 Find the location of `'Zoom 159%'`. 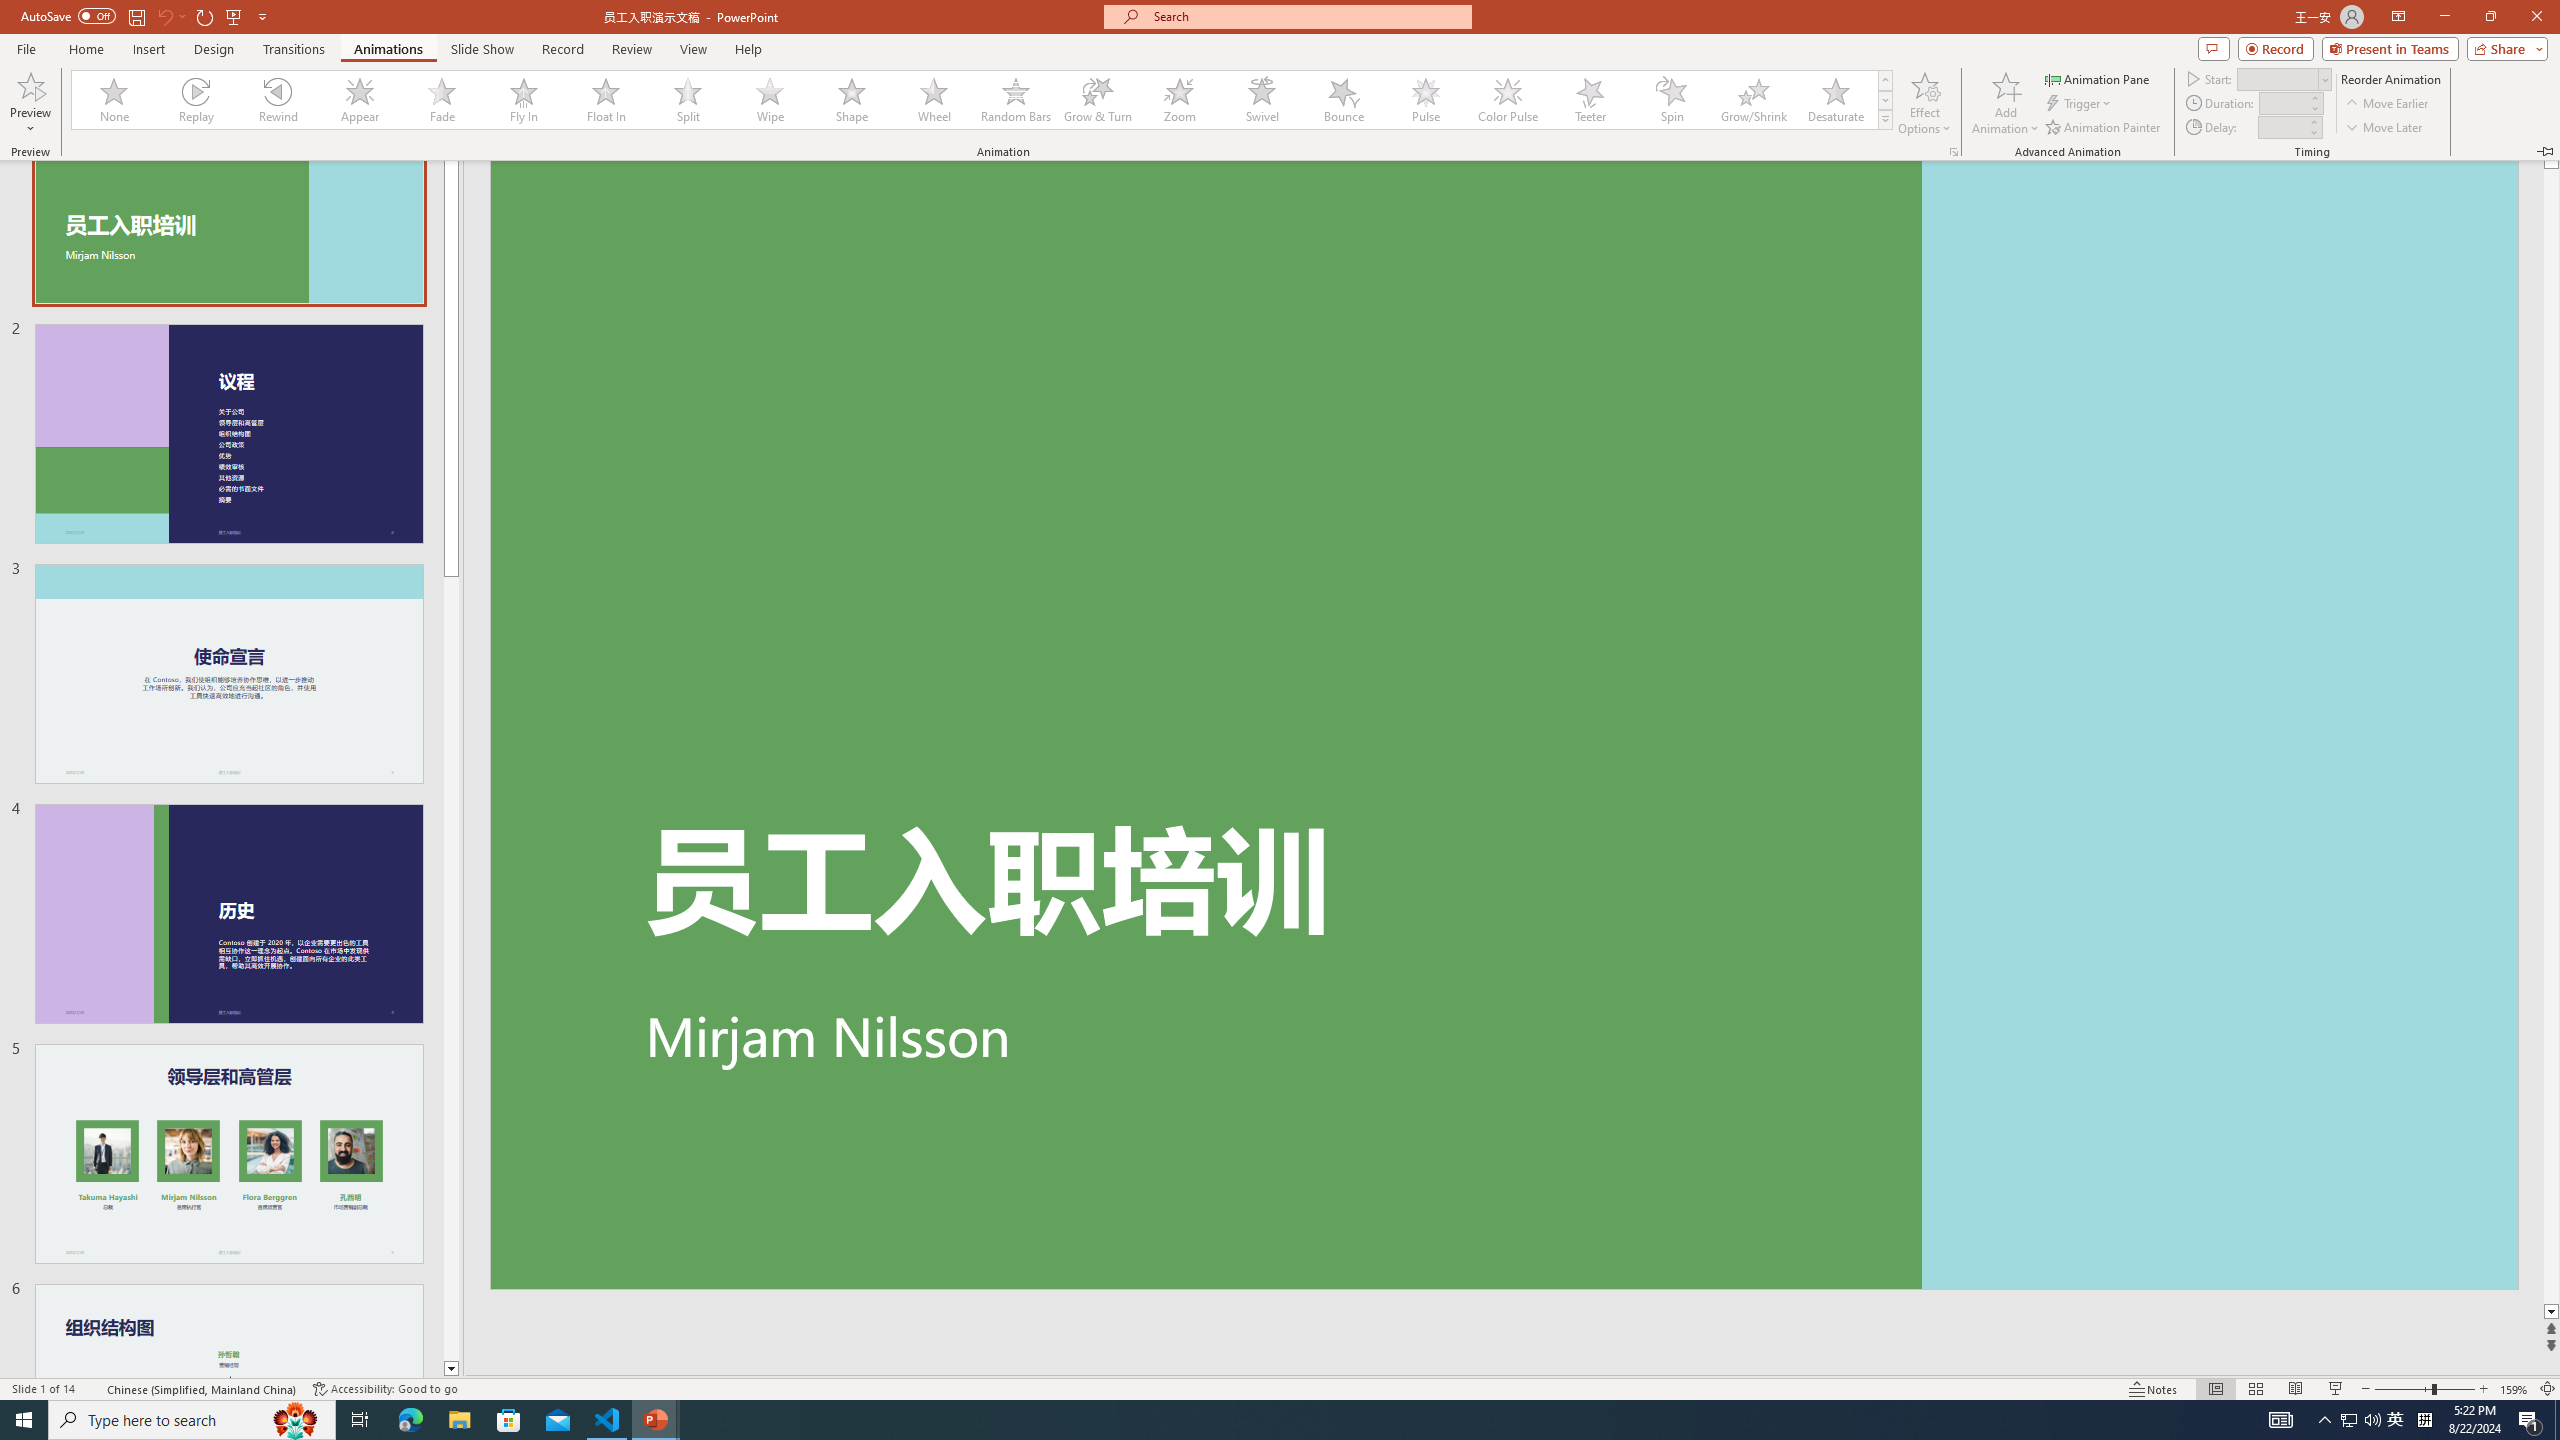

'Zoom 159%' is located at coordinates (2515, 1389).